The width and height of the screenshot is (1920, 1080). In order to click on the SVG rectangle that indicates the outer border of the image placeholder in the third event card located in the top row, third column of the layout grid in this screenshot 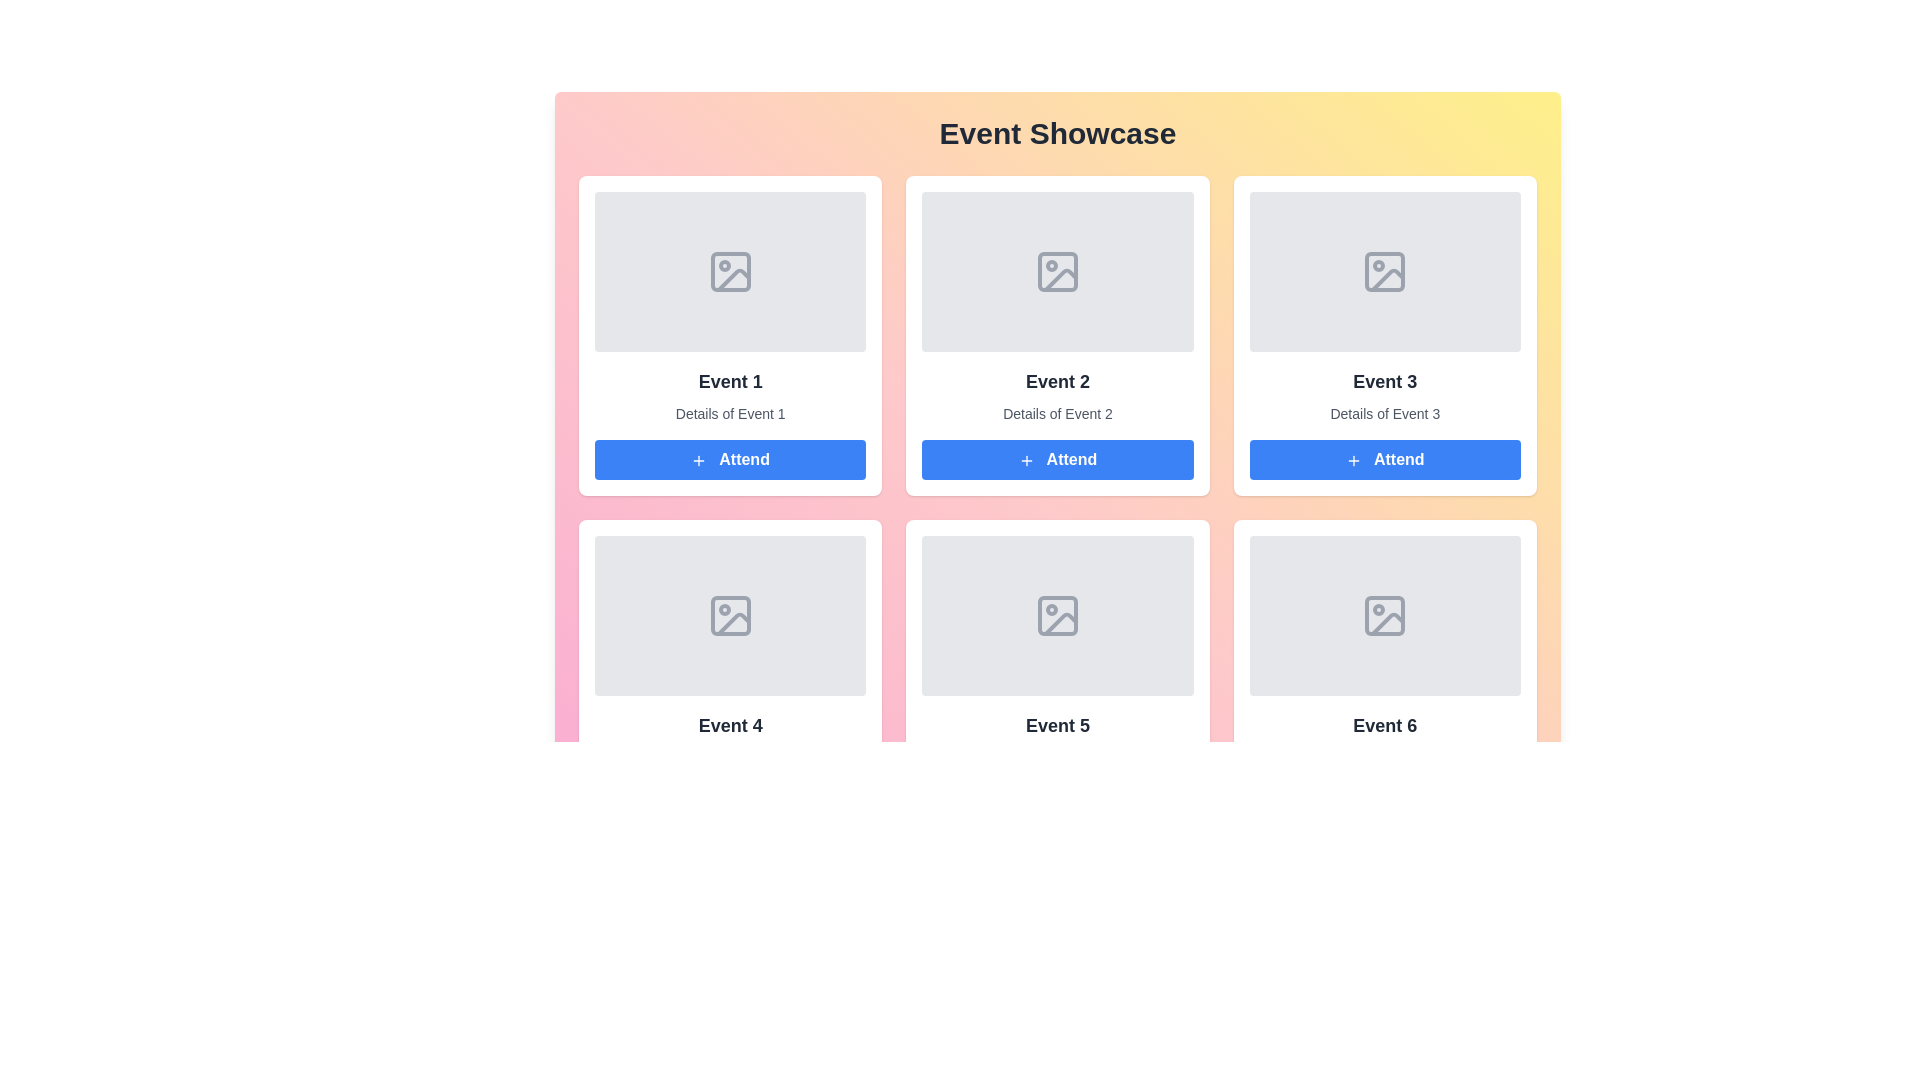, I will do `click(1384, 272)`.